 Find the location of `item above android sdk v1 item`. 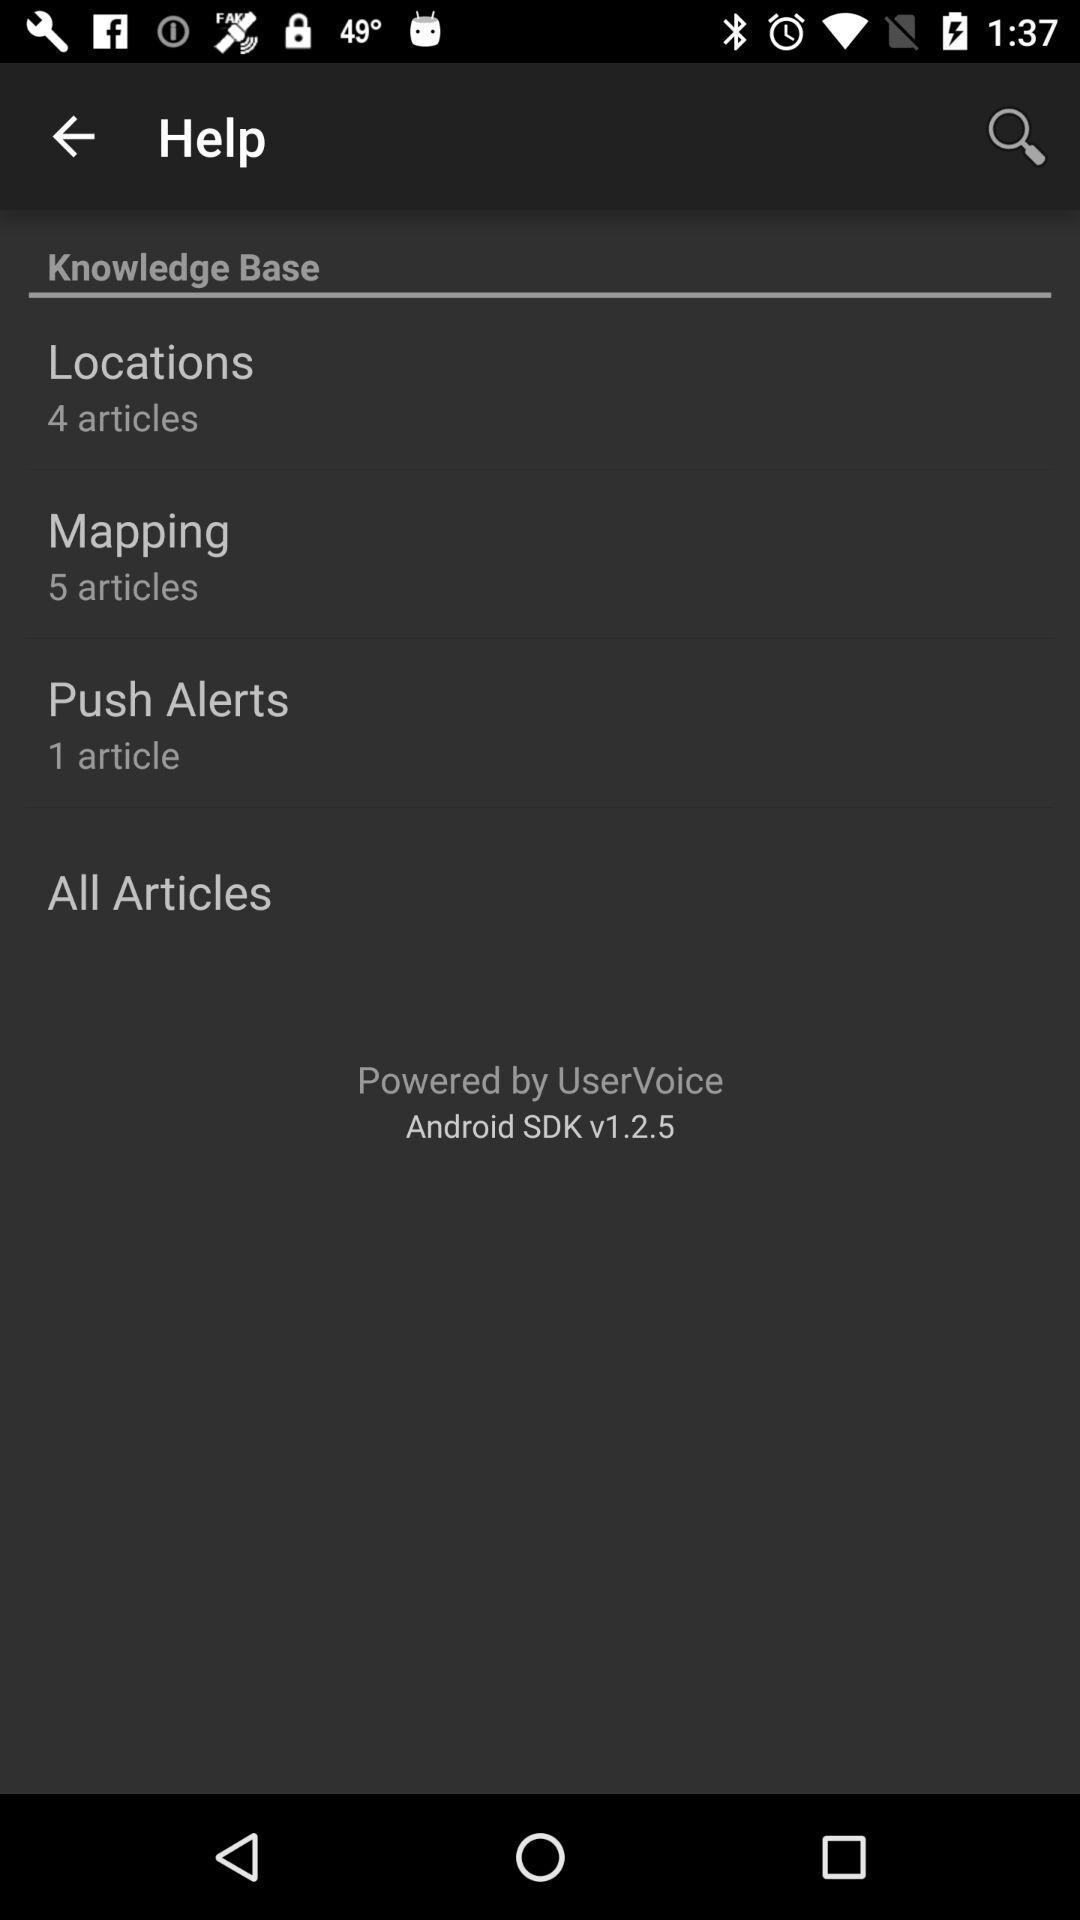

item above android sdk v1 item is located at coordinates (540, 1078).